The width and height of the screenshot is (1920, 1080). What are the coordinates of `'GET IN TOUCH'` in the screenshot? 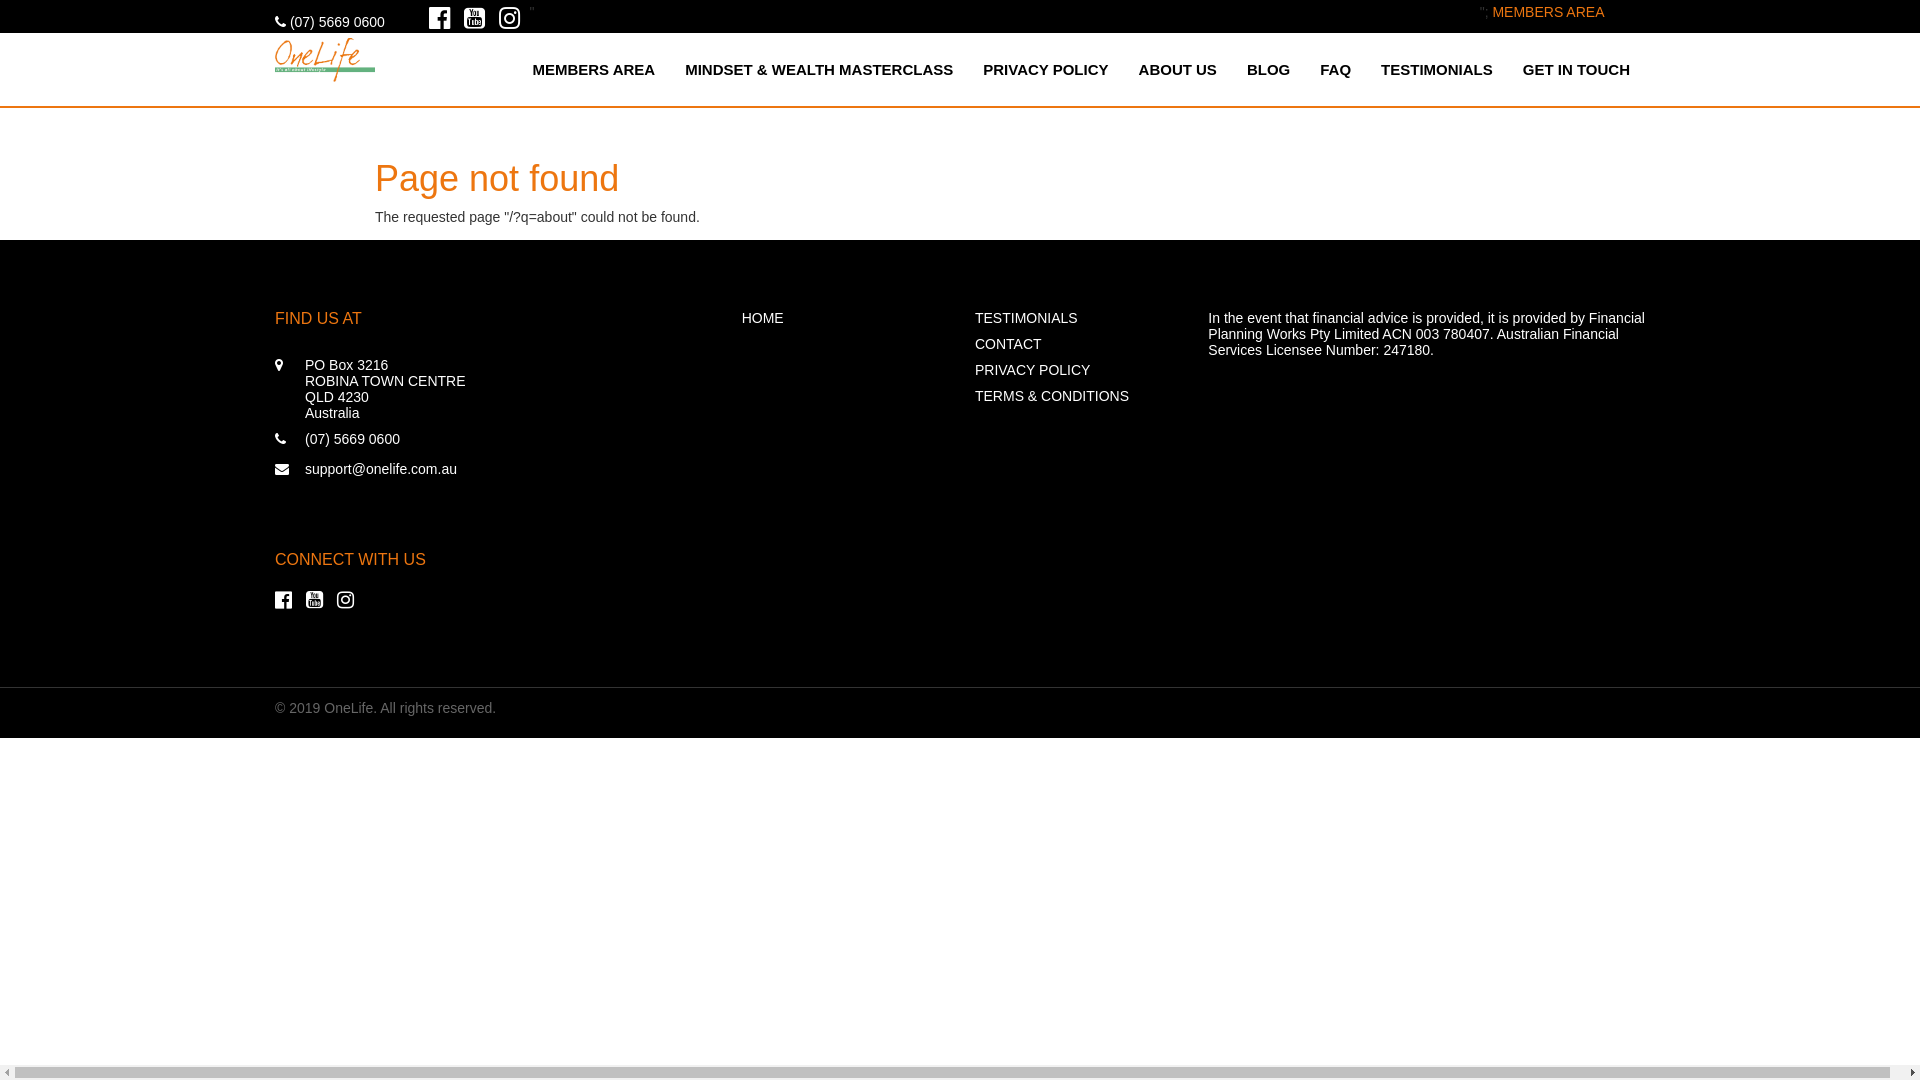 It's located at (1575, 68).